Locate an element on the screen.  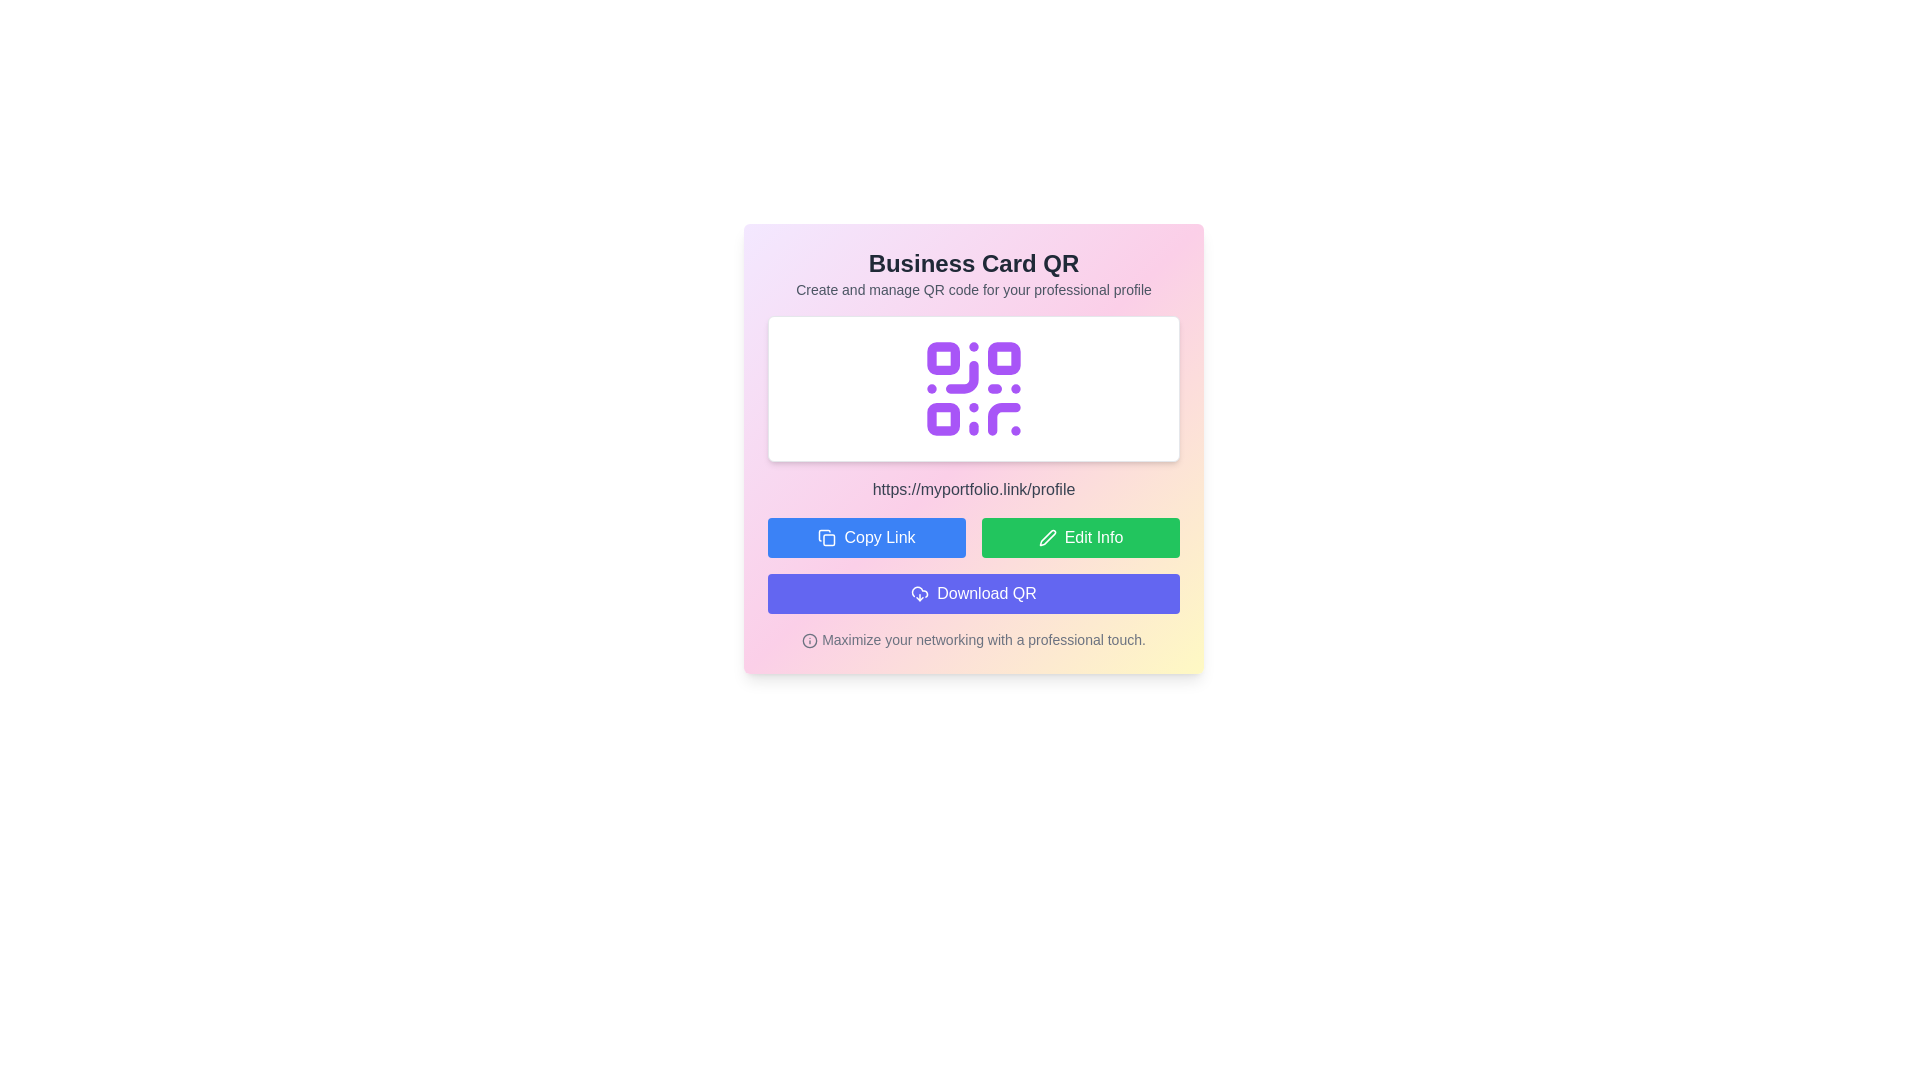
text content from the text block featuring the heading 'Business Card QR' and the subheading 'Create and manage QR code for your professional profile', located at the top of a pastel gradient card is located at coordinates (974, 273).